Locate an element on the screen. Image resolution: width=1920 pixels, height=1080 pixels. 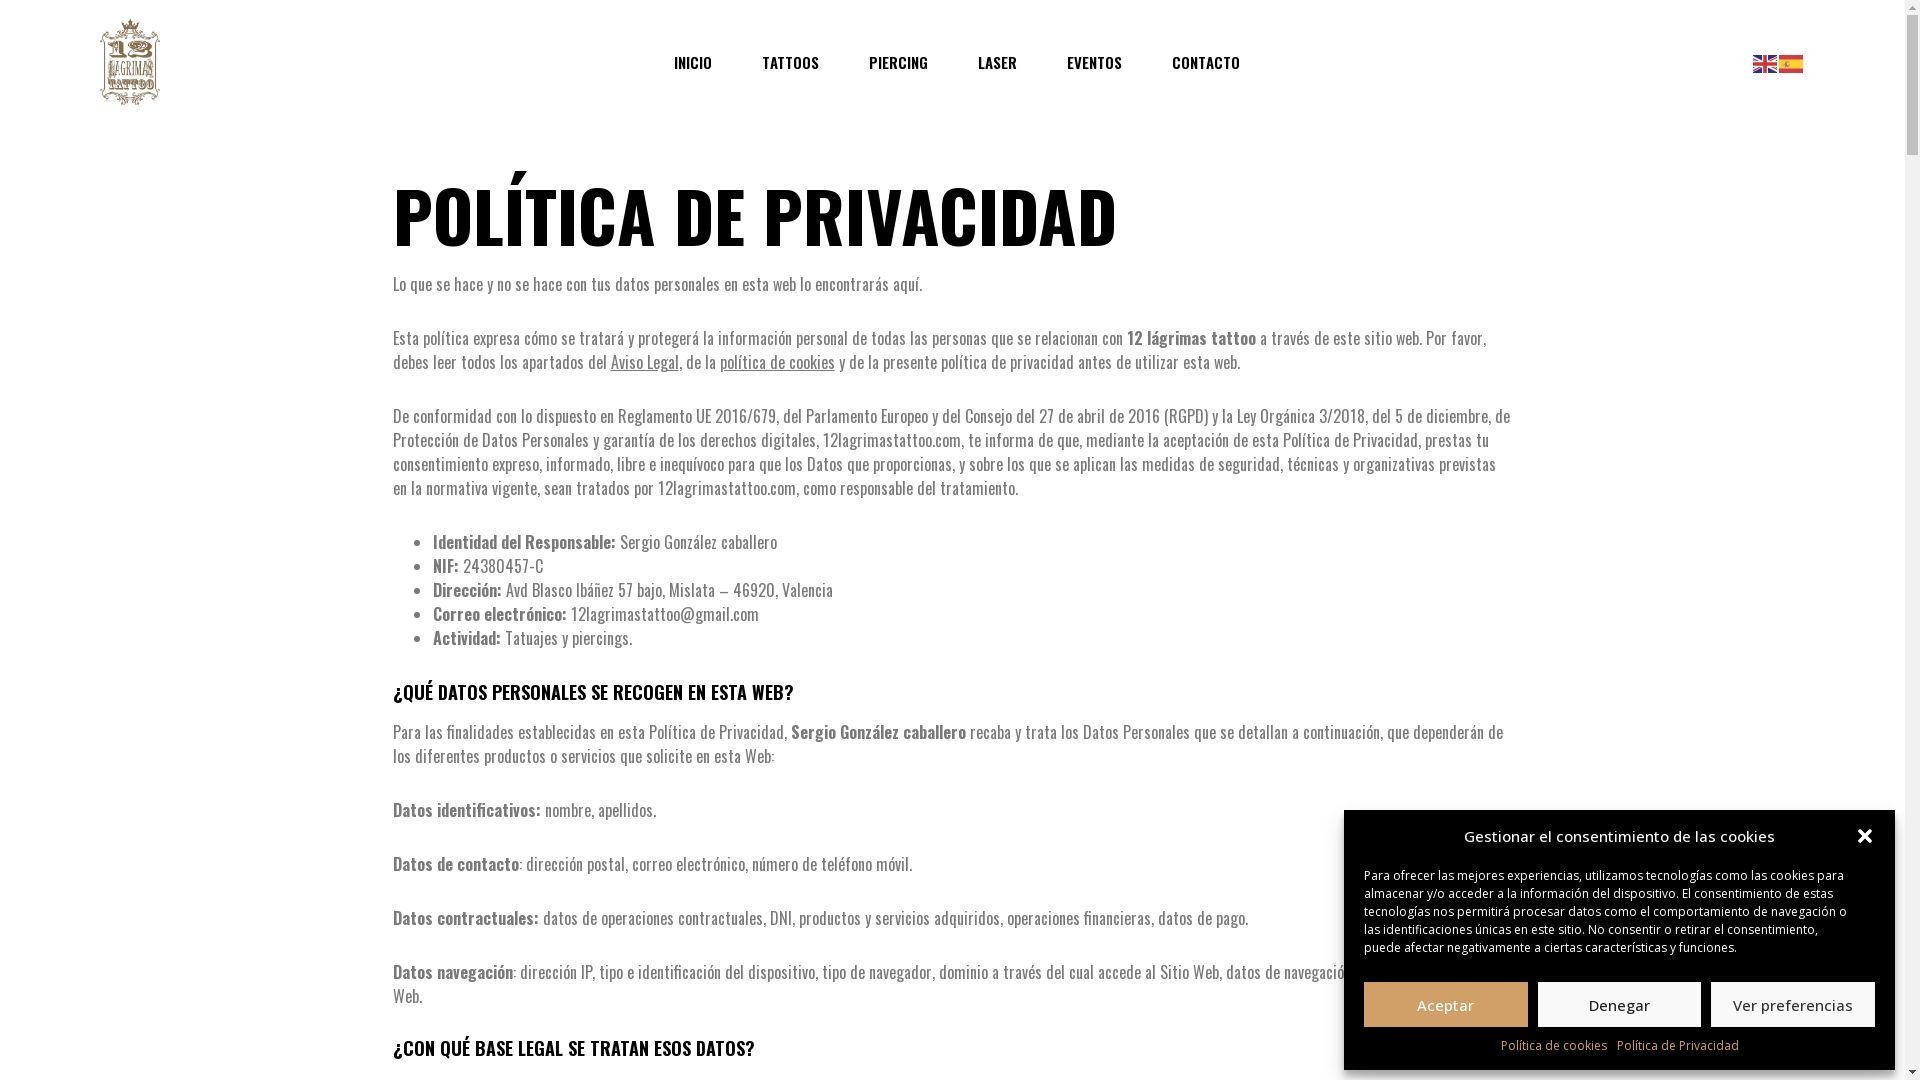
'CONTACTO' is located at coordinates (1204, 60).